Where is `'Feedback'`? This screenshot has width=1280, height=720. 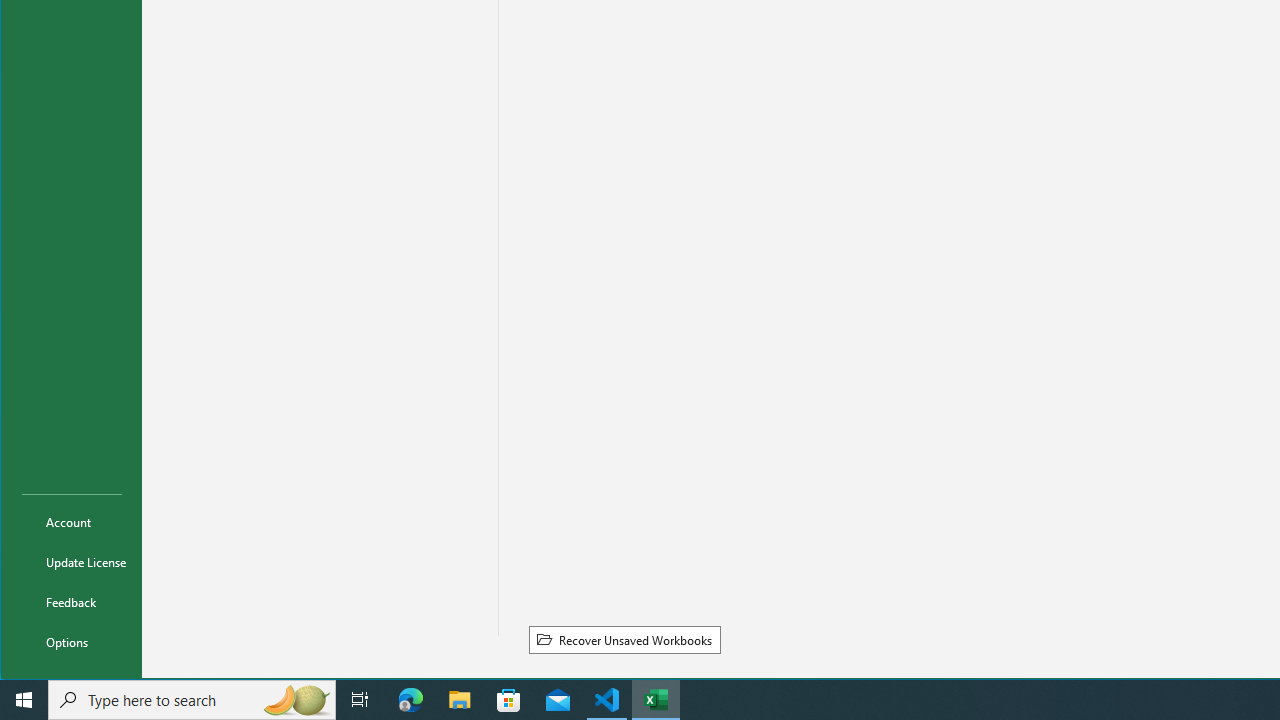 'Feedback' is located at coordinates (72, 600).